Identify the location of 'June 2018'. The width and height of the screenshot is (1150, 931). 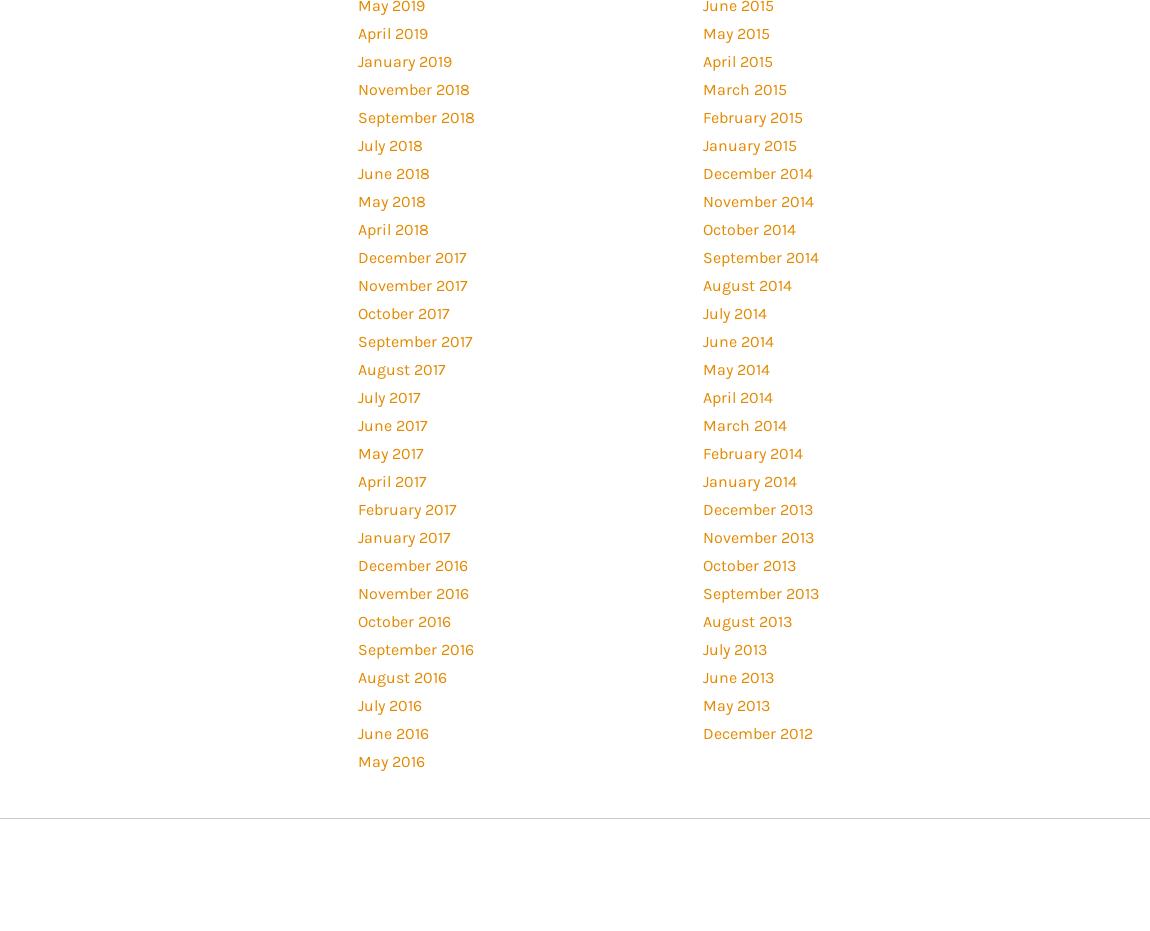
(392, 171).